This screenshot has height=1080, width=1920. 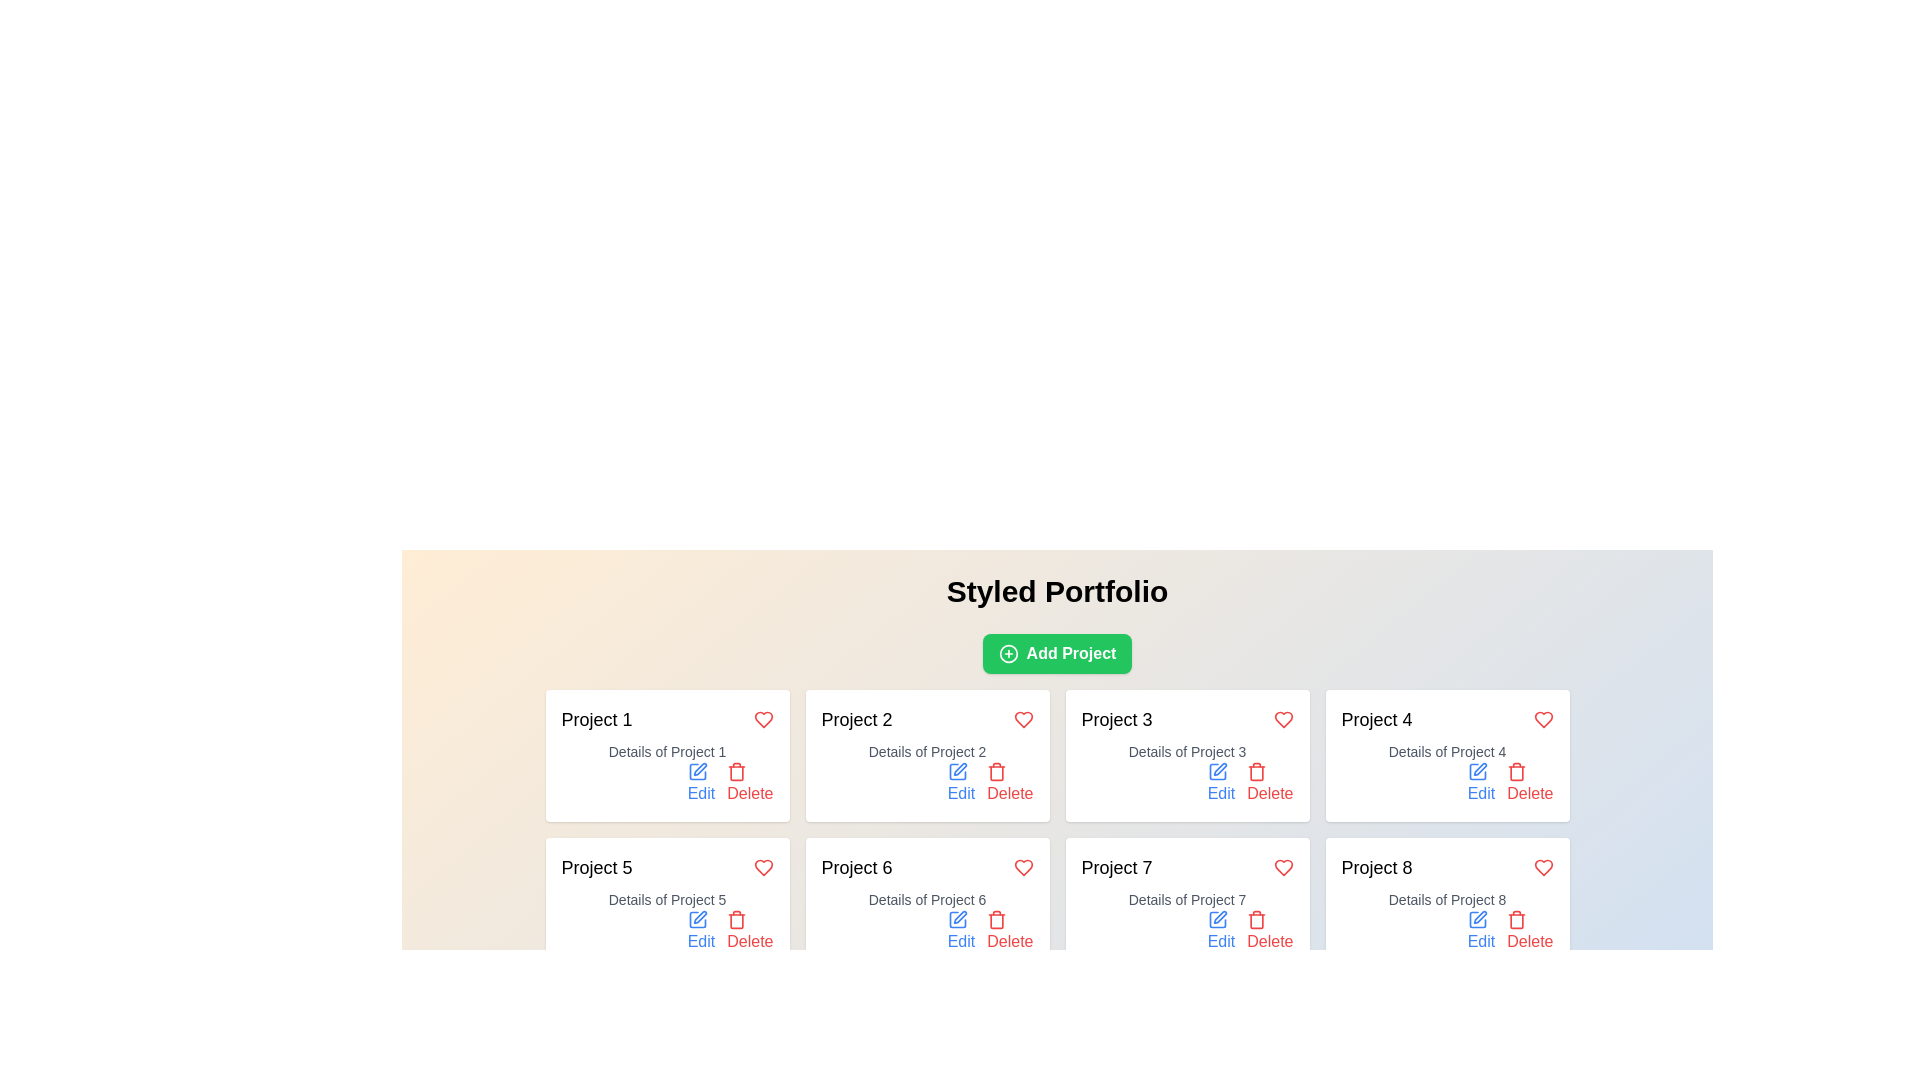 I want to click on the 'Edit' Link-button, which is located to the left of the 'Delete' option within the project card for 'Project 2', so click(x=961, y=782).